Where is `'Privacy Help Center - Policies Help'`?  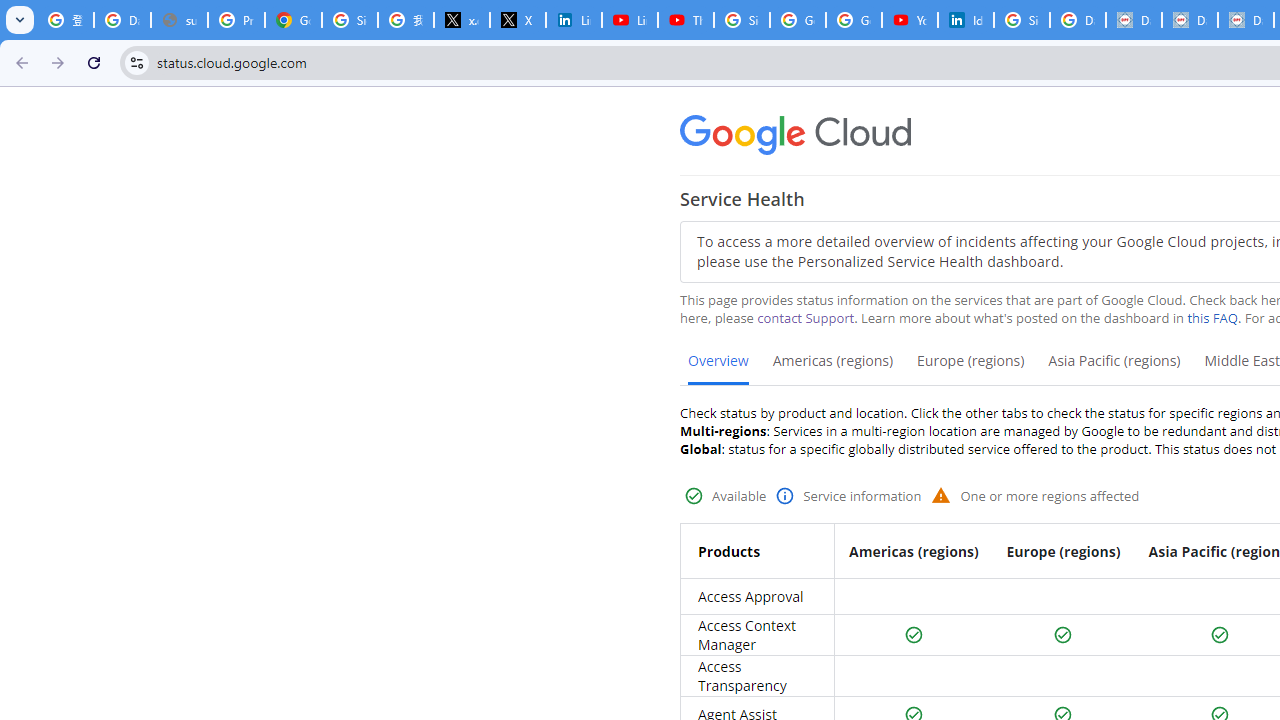
'Privacy Help Center - Policies Help' is located at coordinates (236, 20).